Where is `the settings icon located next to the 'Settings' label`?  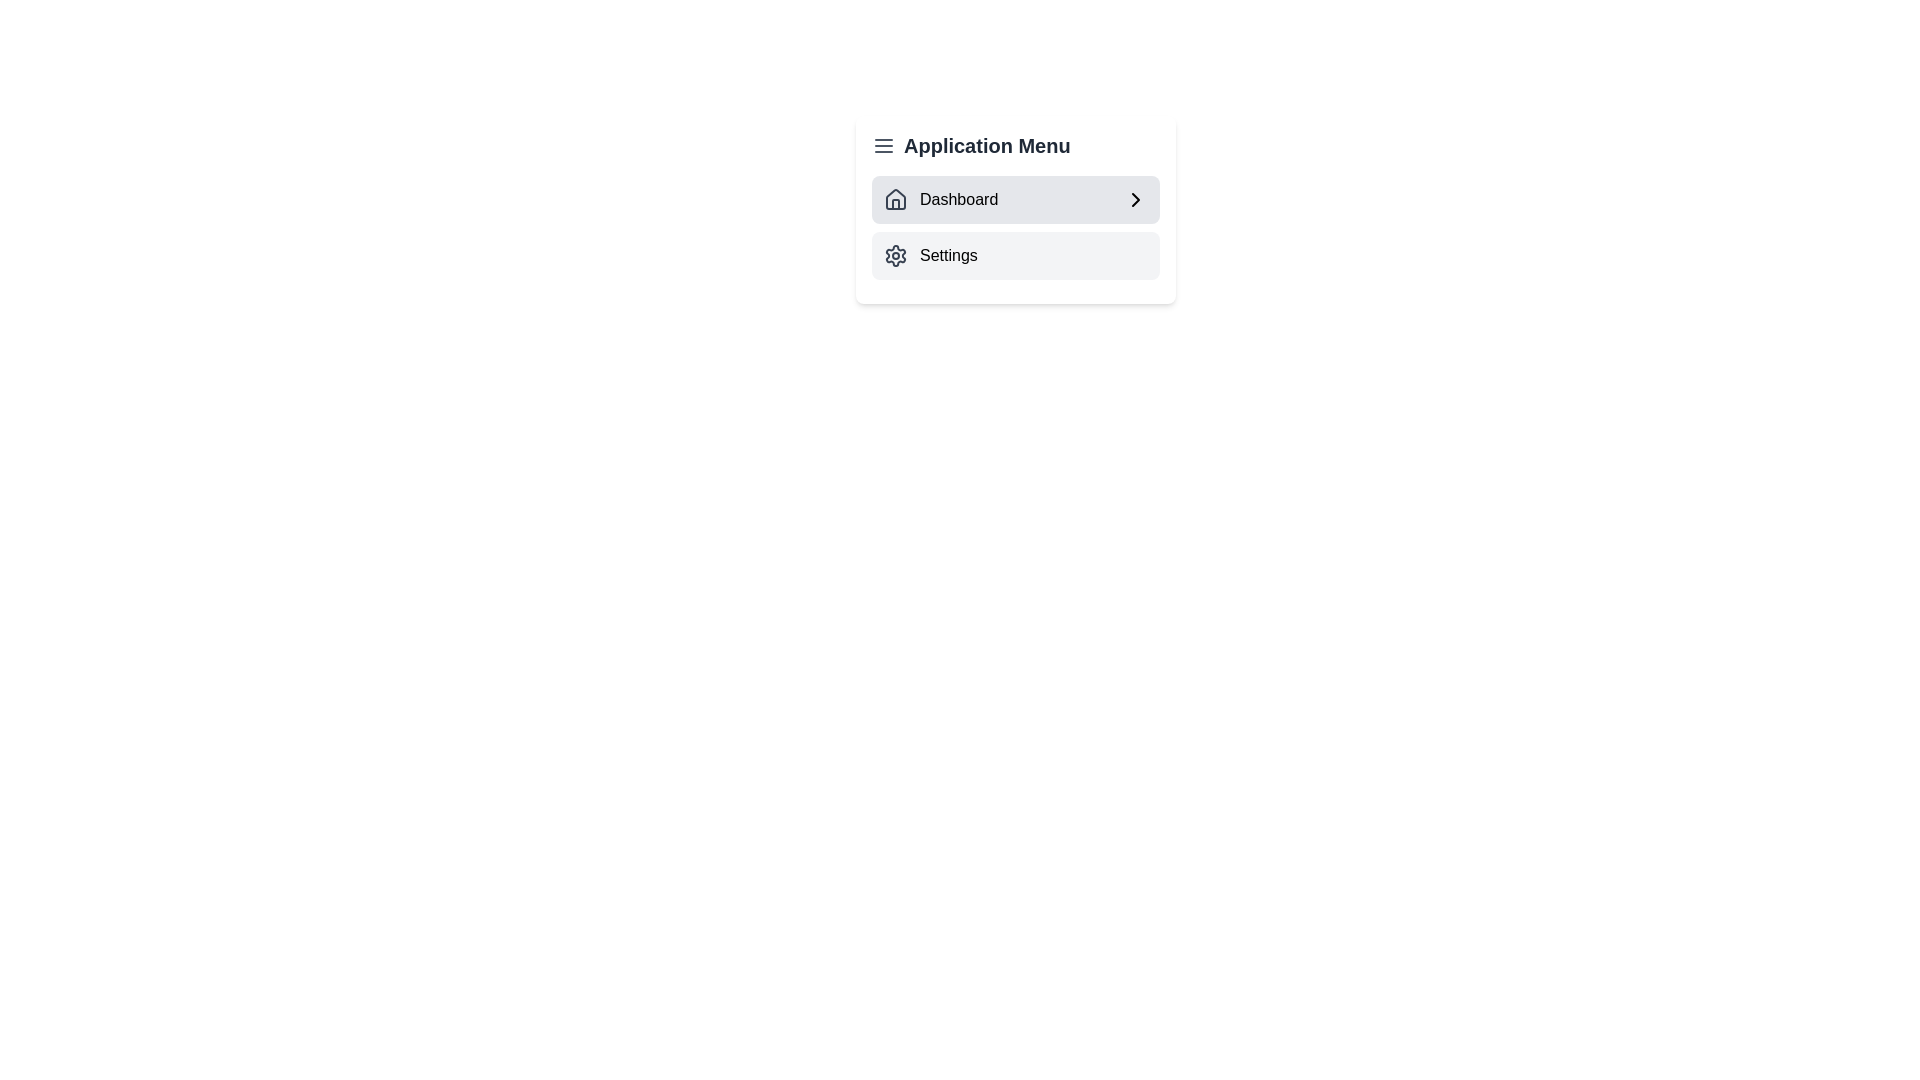
the settings icon located next to the 'Settings' label is located at coordinates (895, 254).